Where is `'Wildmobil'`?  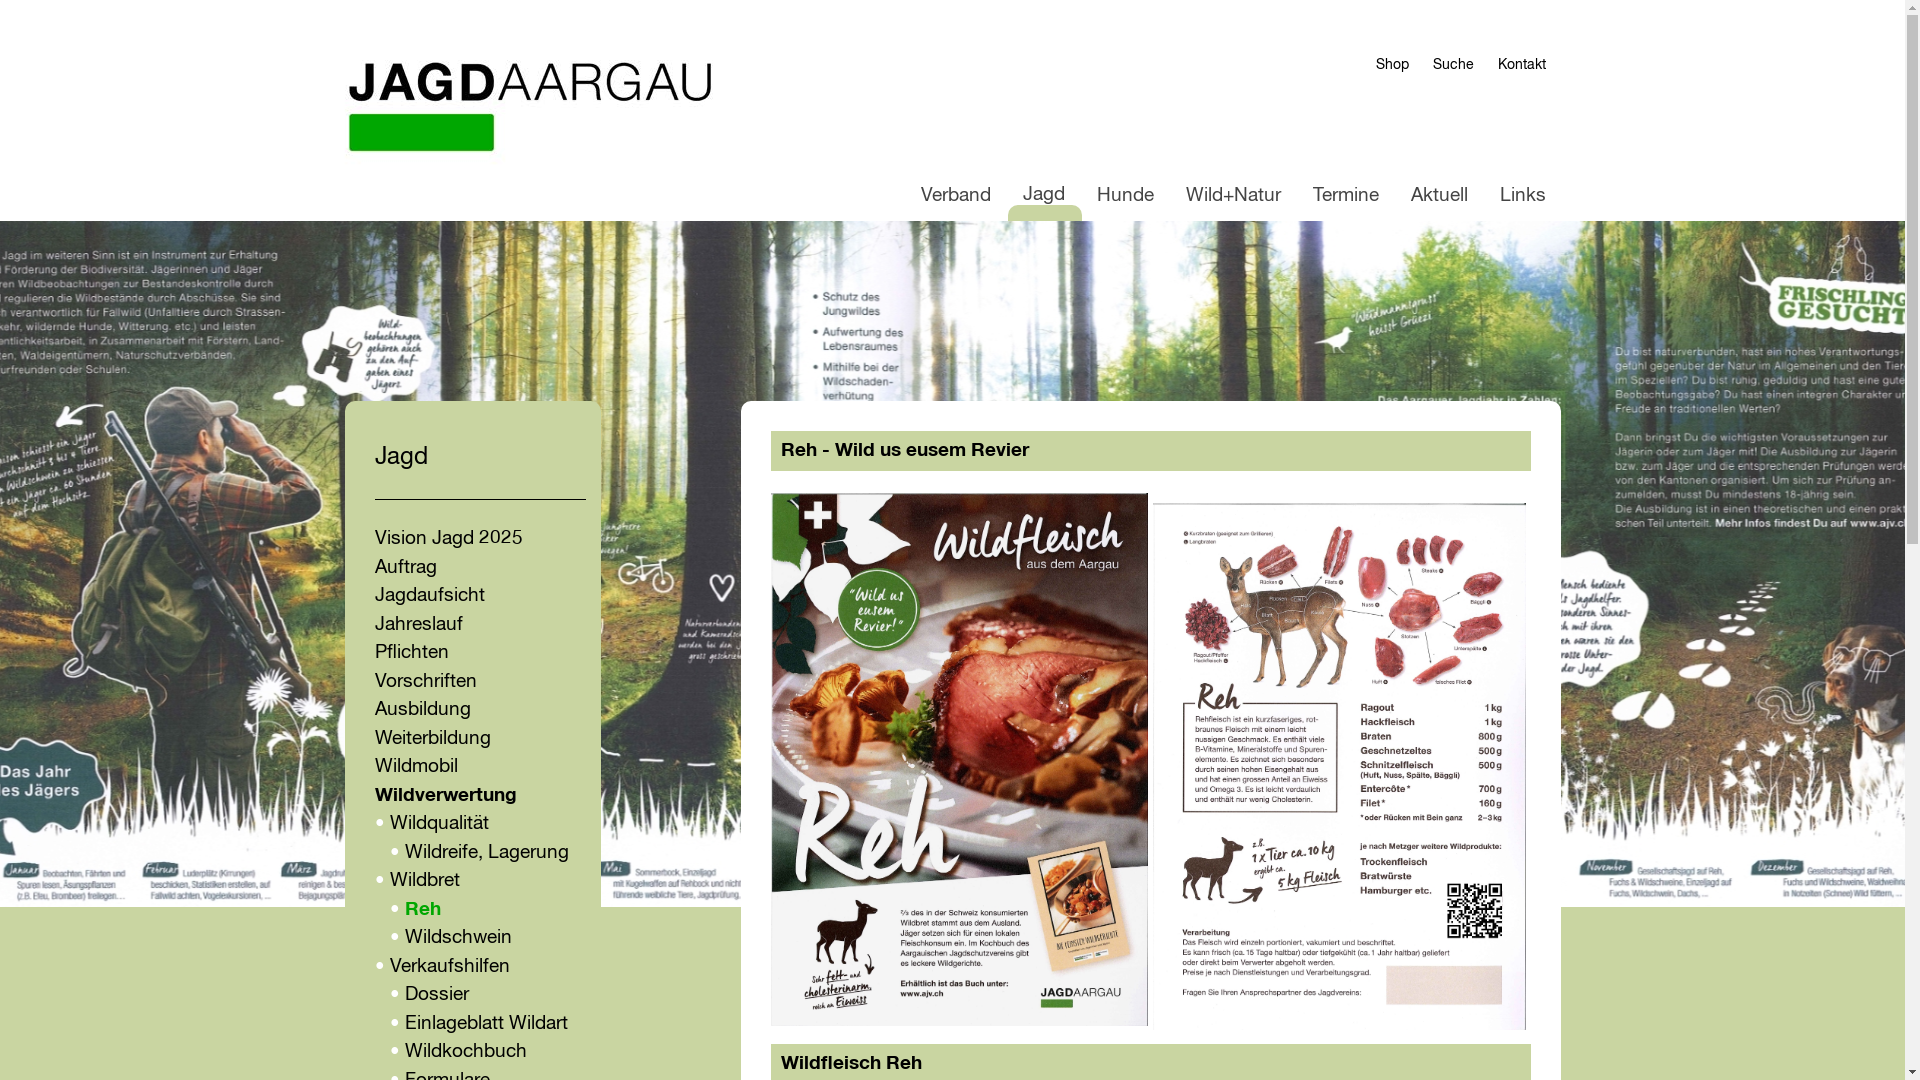 'Wildmobil' is located at coordinates (414, 765).